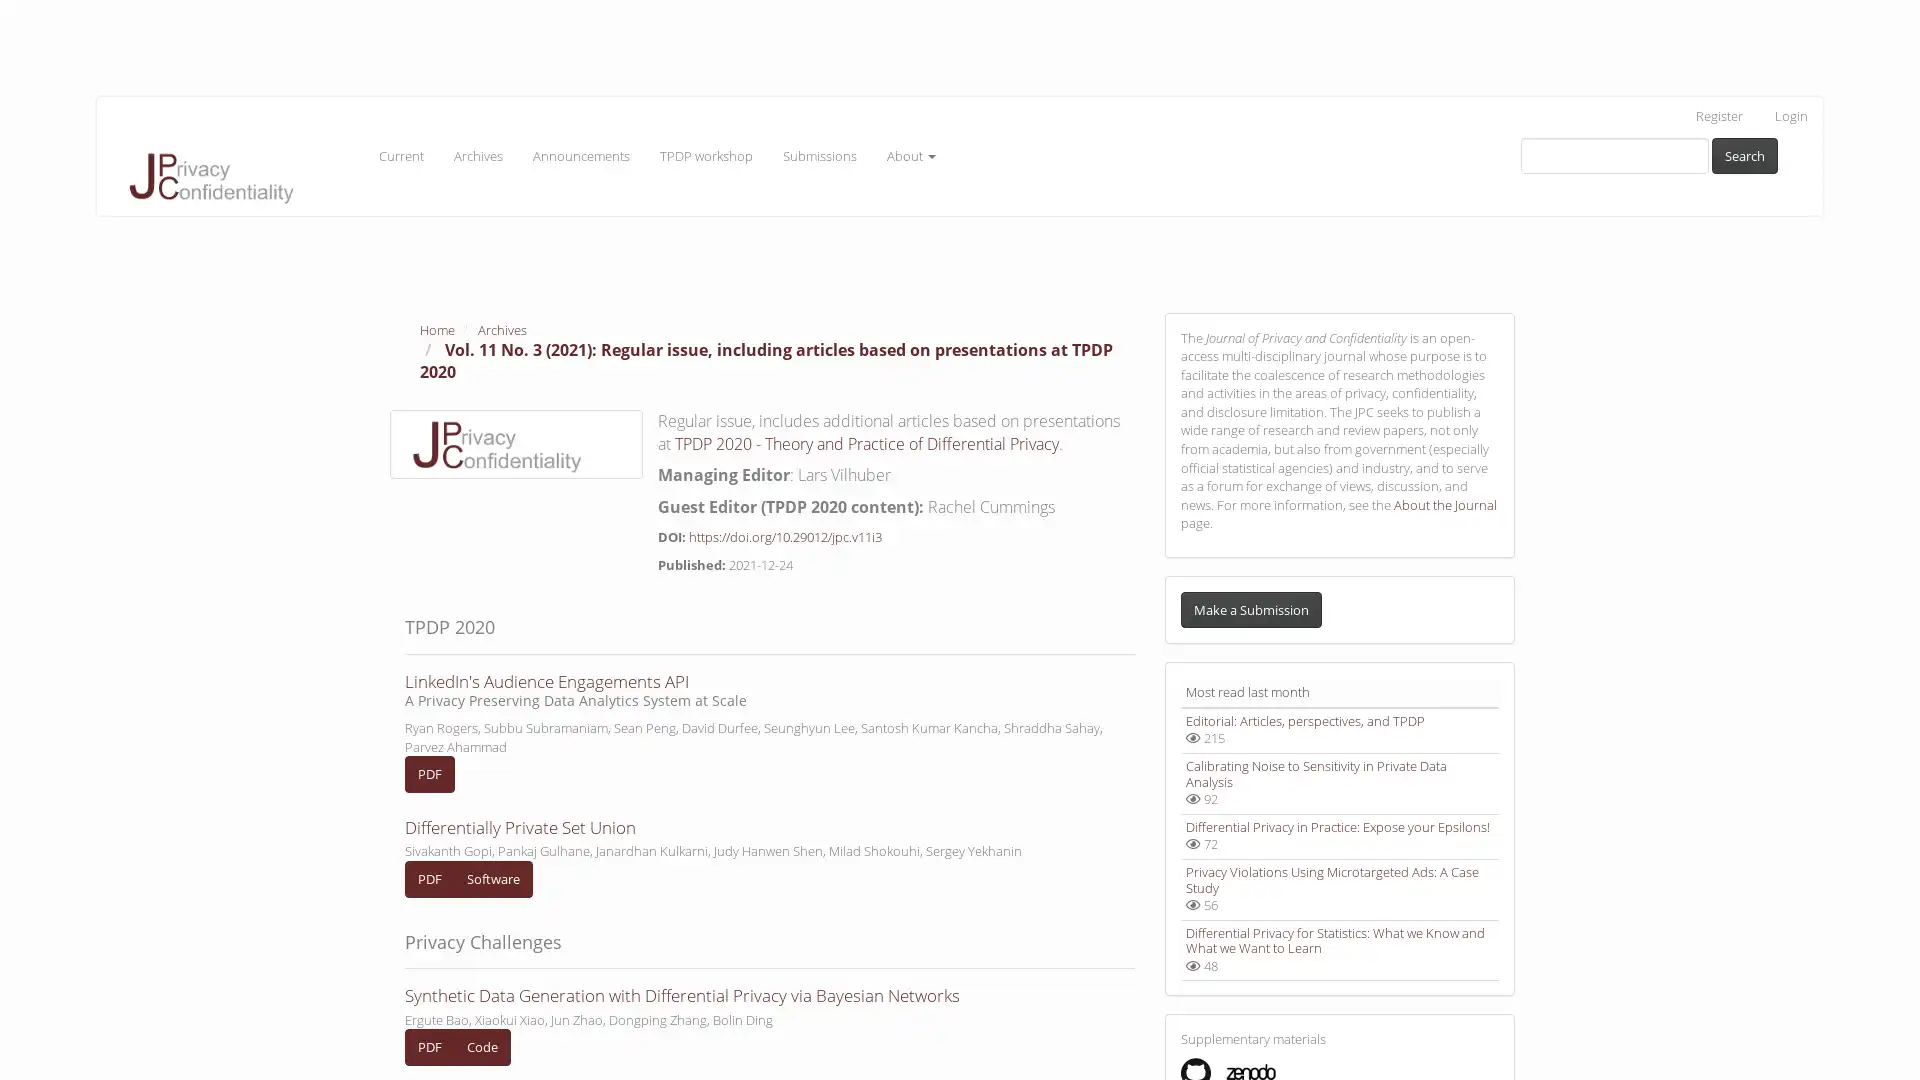 The image size is (1920, 1080). What do you see at coordinates (429, 1045) in the screenshot?
I see `PDF` at bounding box center [429, 1045].